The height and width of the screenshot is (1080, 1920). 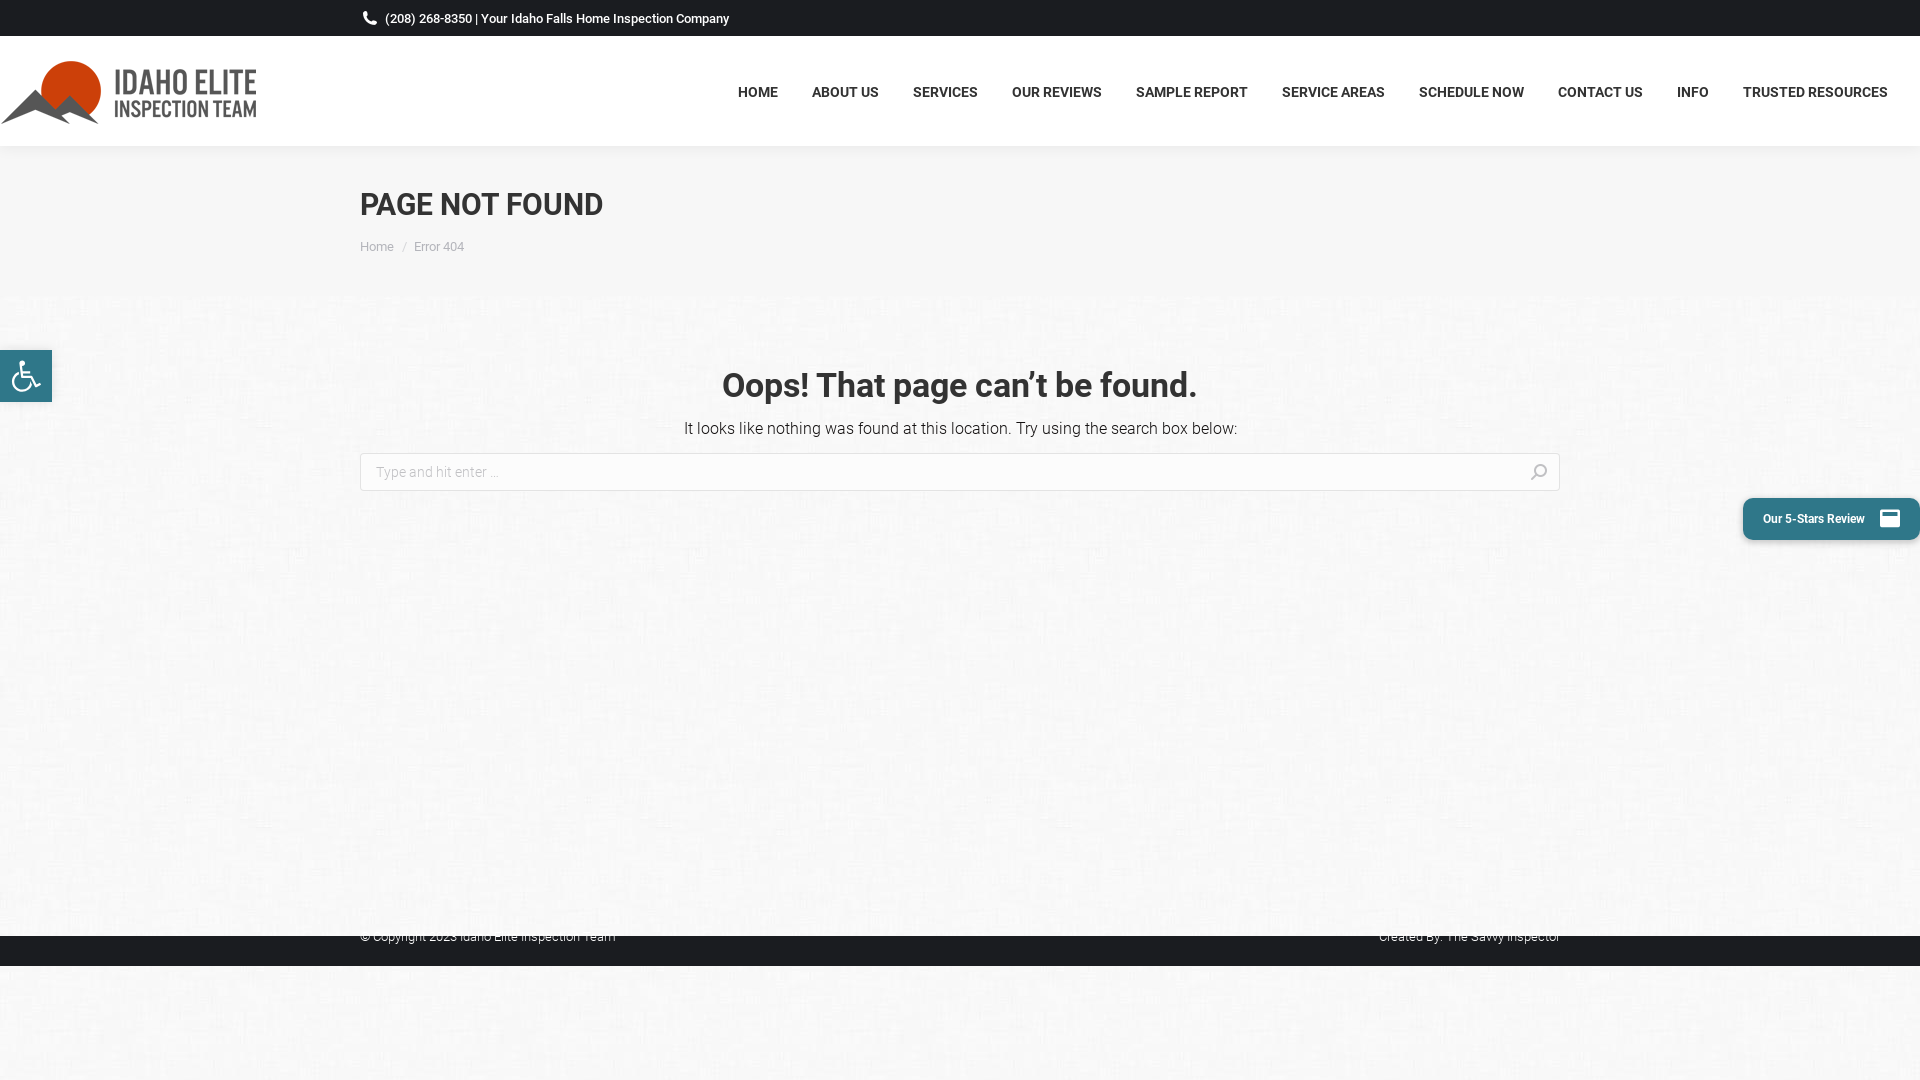 What do you see at coordinates (944, 91) in the screenshot?
I see `'SERVICES'` at bounding box center [944, 91].